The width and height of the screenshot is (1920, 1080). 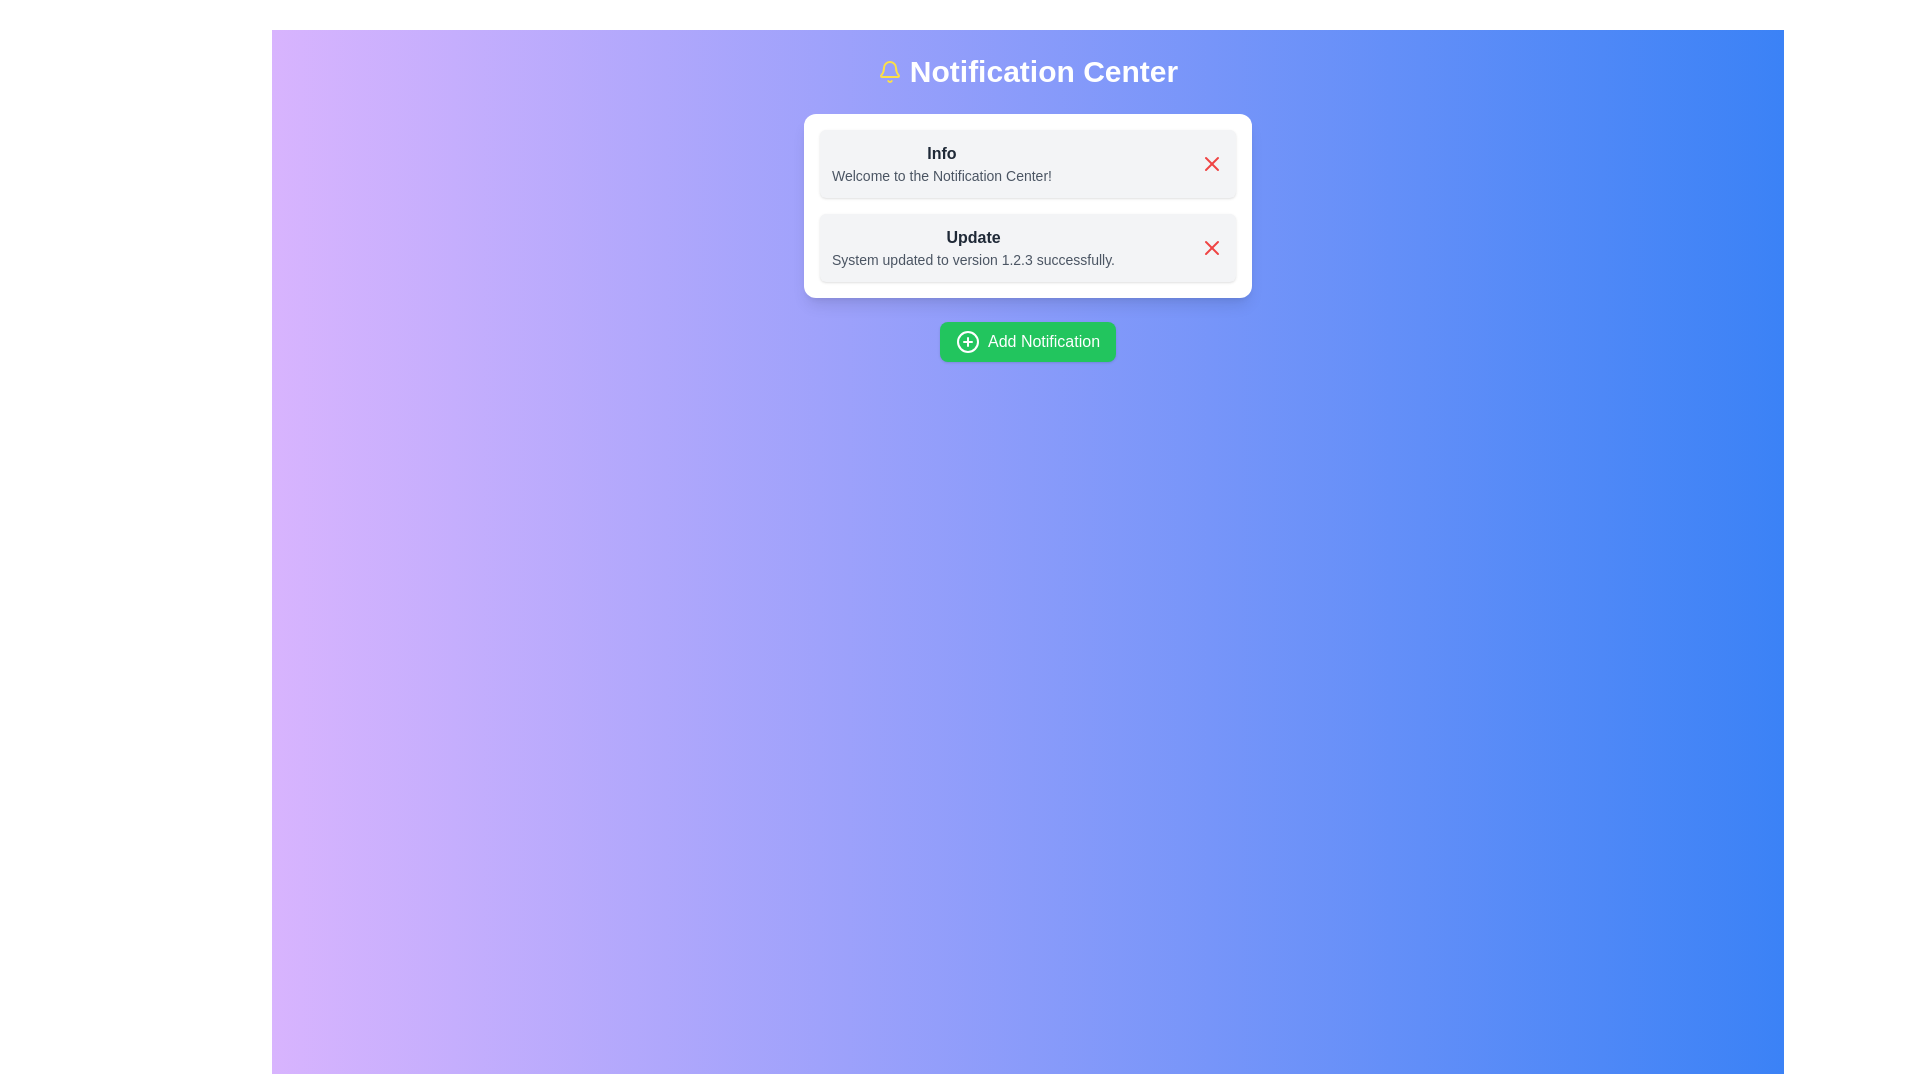 I want to click on the bolded text label reading 'Info' at the top of the notification card, so click(x=940, y=153).